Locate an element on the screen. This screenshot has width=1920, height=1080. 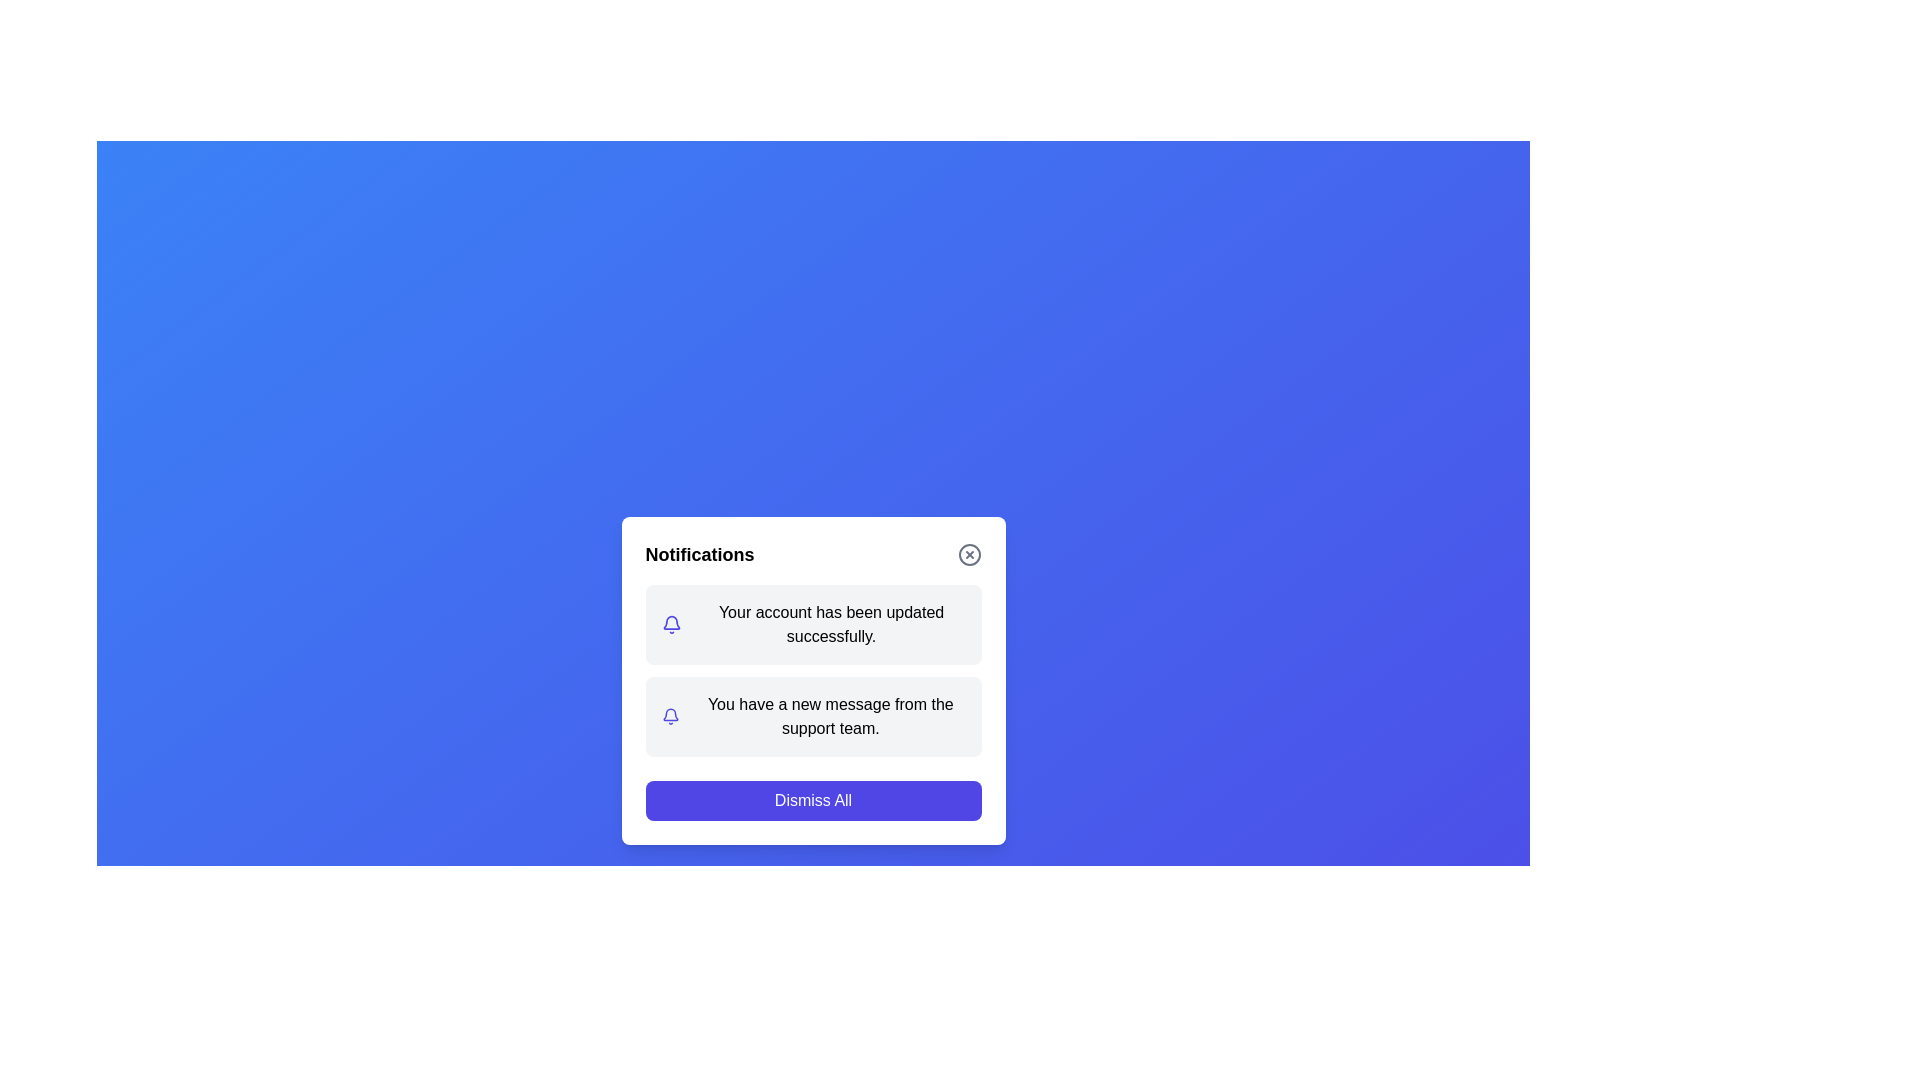
static text notification message that informs the user about receiving a new message from the support team. This message is the second in the notification list within the 'Notifications' card interface is located at coordinates (830, 716).